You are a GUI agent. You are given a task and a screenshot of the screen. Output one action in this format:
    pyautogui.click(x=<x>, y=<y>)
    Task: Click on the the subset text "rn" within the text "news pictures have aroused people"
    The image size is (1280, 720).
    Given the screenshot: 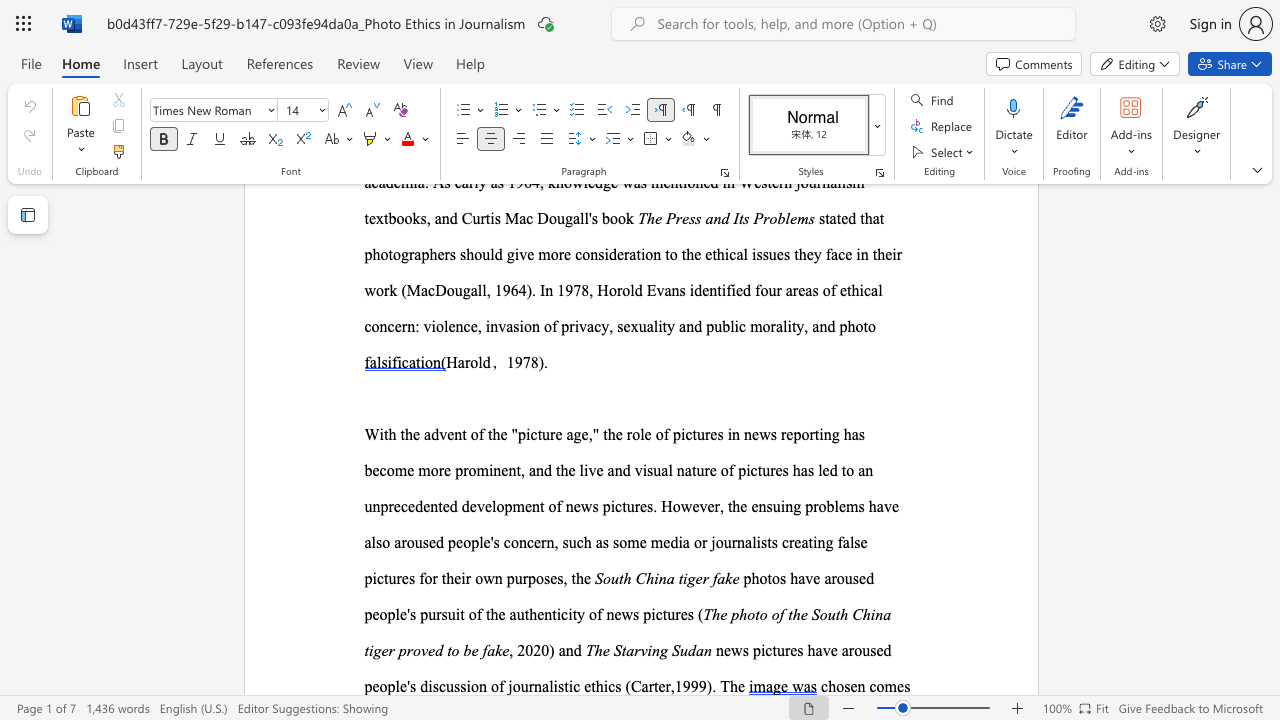 What is the action you would take?
    pyautogui.click(x=528, y=685)
    